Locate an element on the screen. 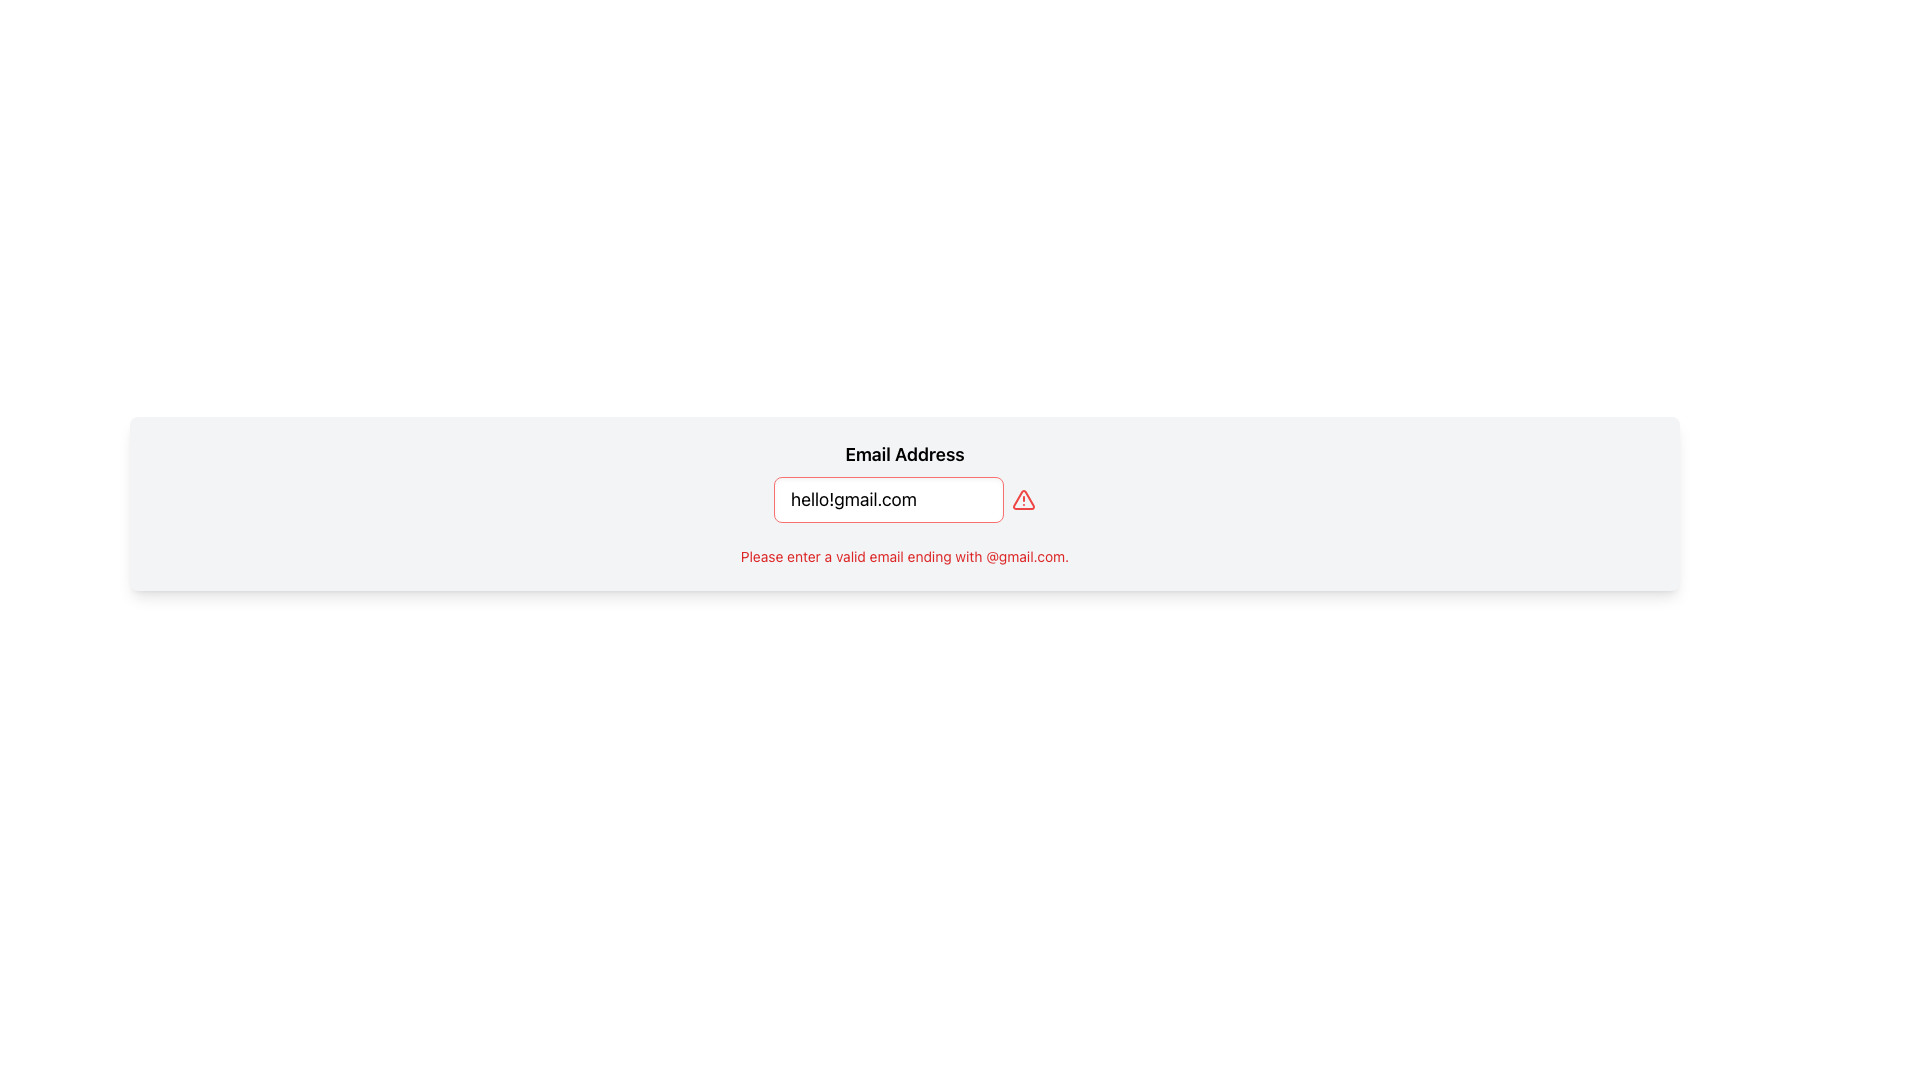  the warning icon next to the input field with the value 'hello!gmail.com' is located at coordinates (1023, 499).